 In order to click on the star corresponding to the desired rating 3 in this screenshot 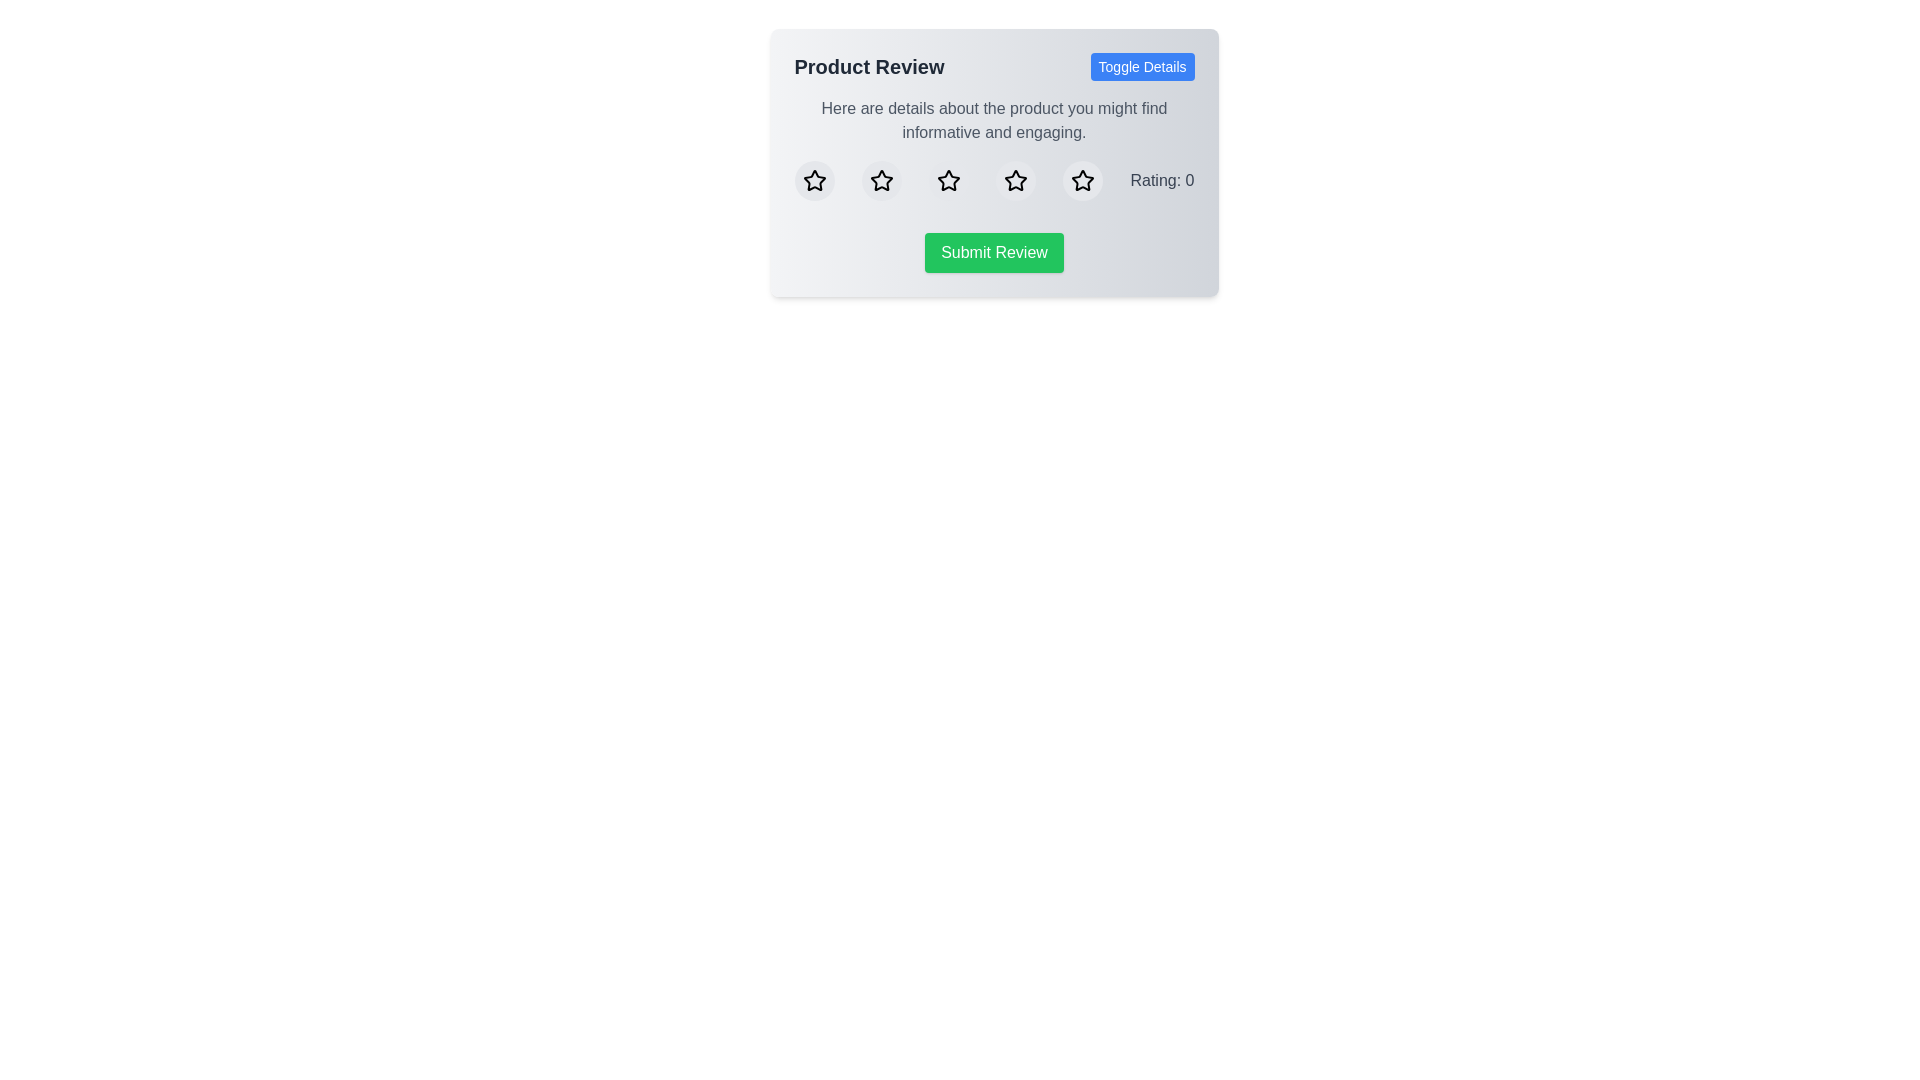, I will do `click(947, 181)`.